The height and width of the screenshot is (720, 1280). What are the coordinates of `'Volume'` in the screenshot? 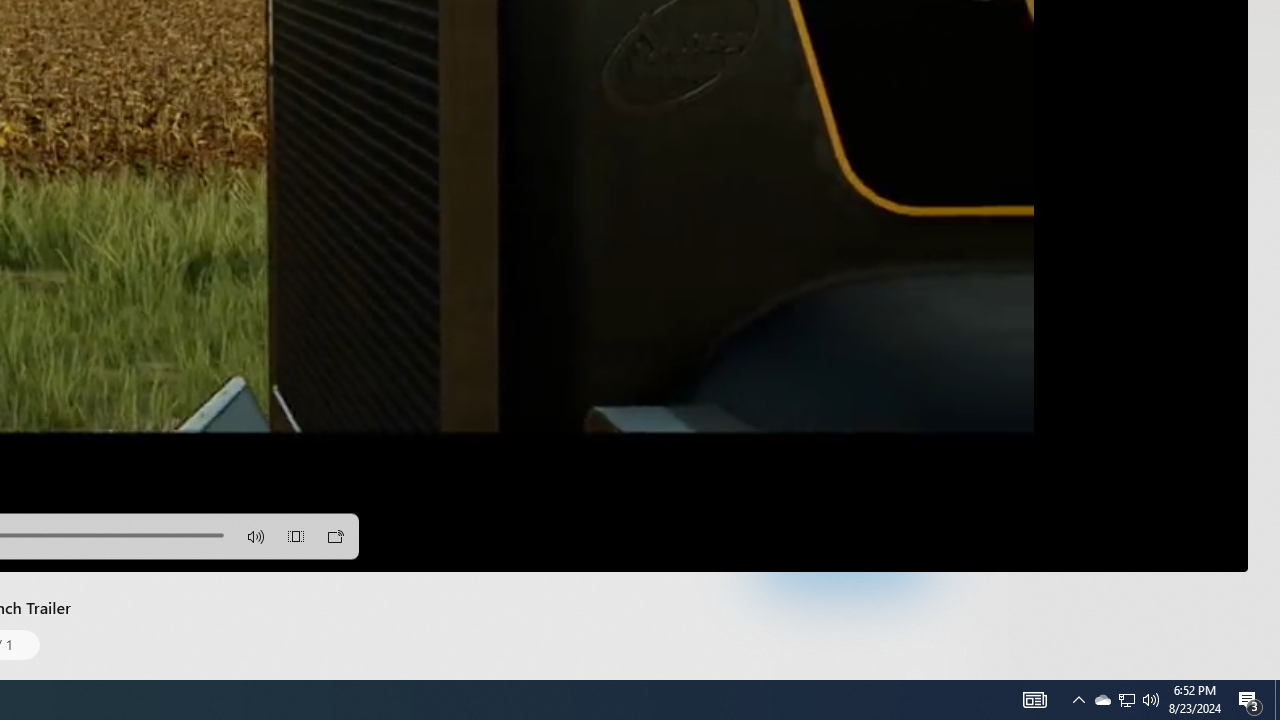 It's located at (255, 535).